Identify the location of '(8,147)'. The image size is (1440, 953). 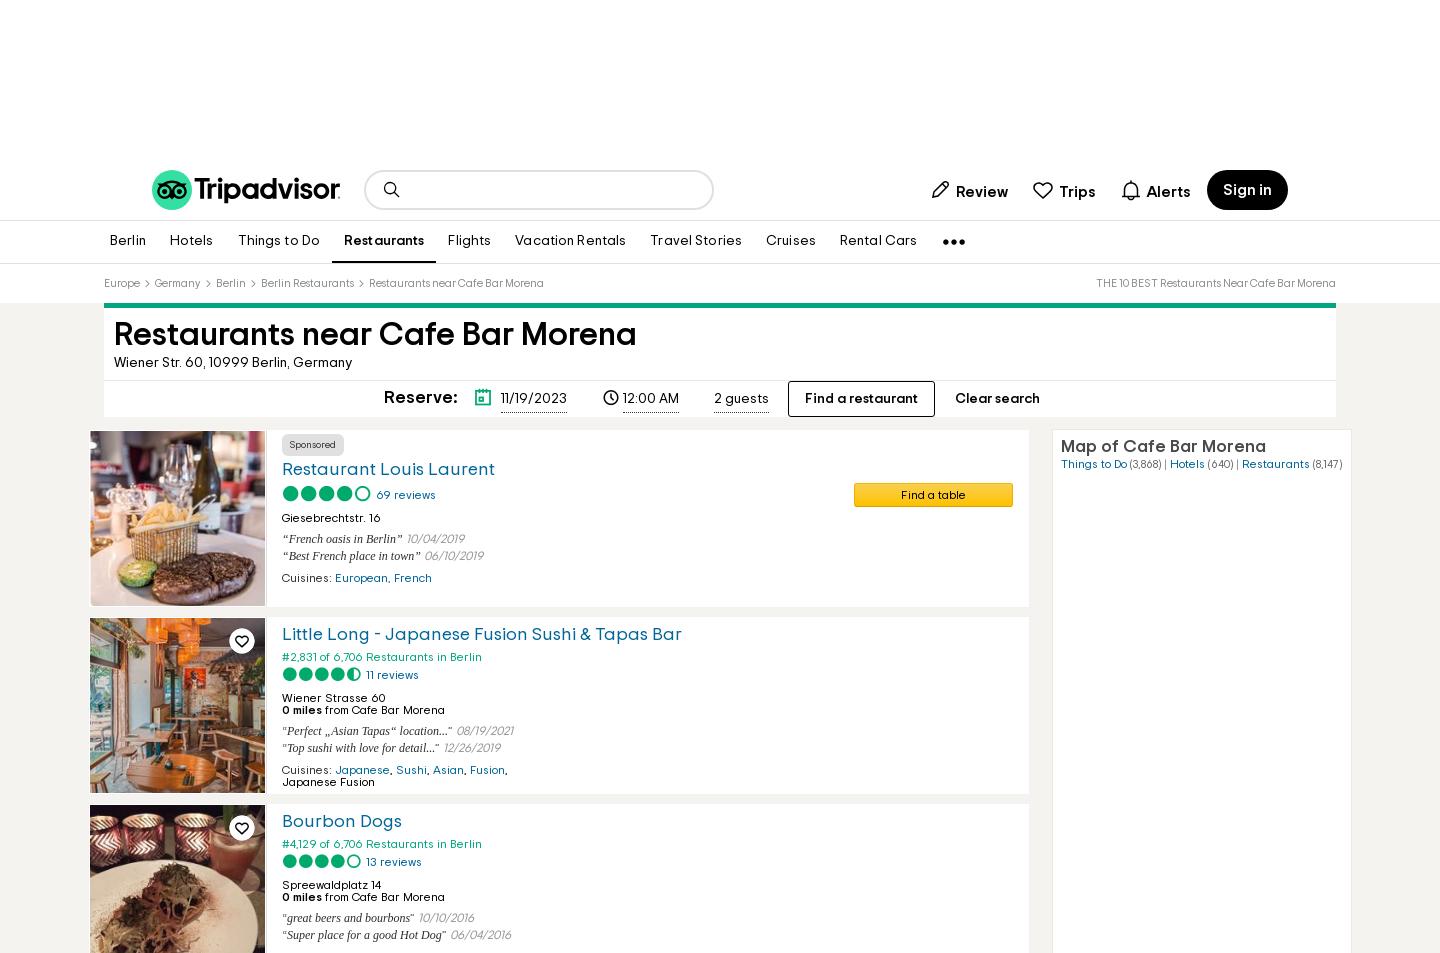
(1326, 463).